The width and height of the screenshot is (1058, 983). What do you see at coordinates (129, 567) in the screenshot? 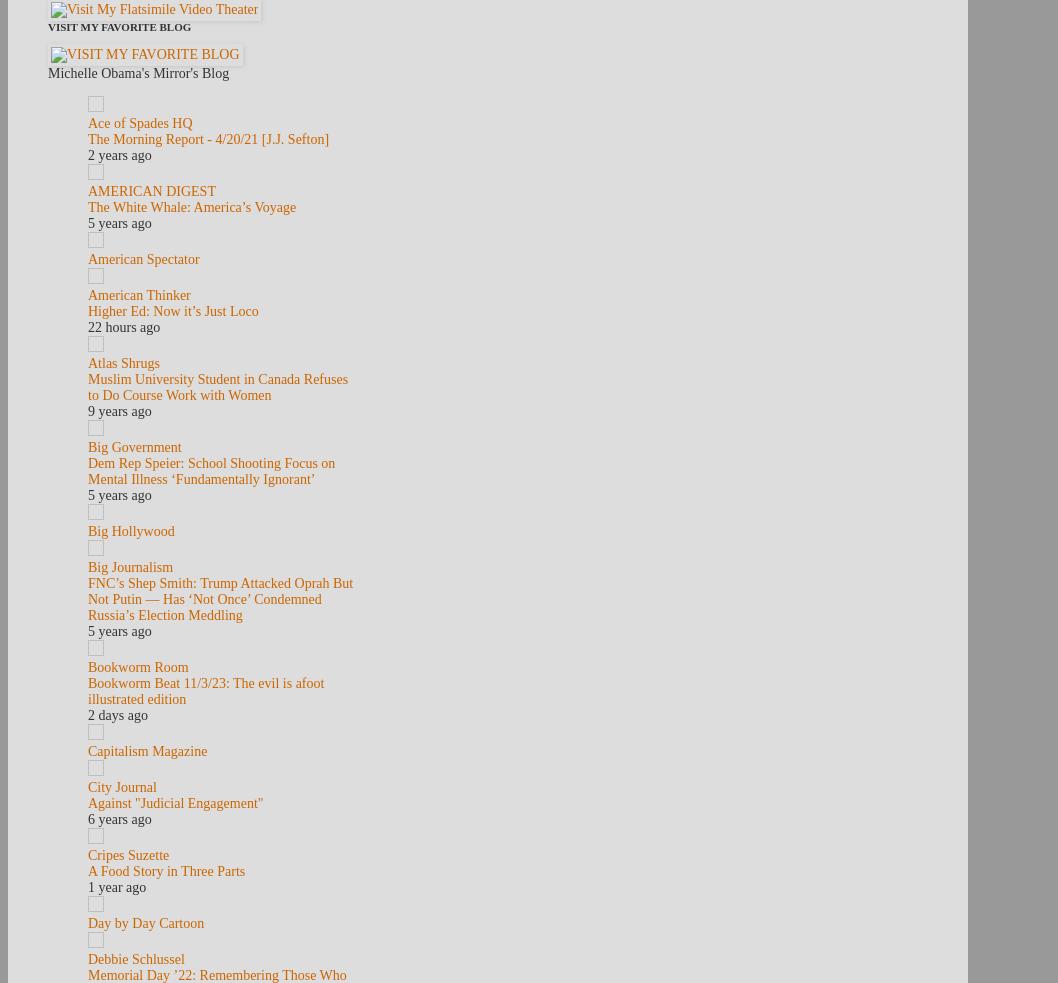
I see `'Big Journalism'` at bounding box center [129, 567].